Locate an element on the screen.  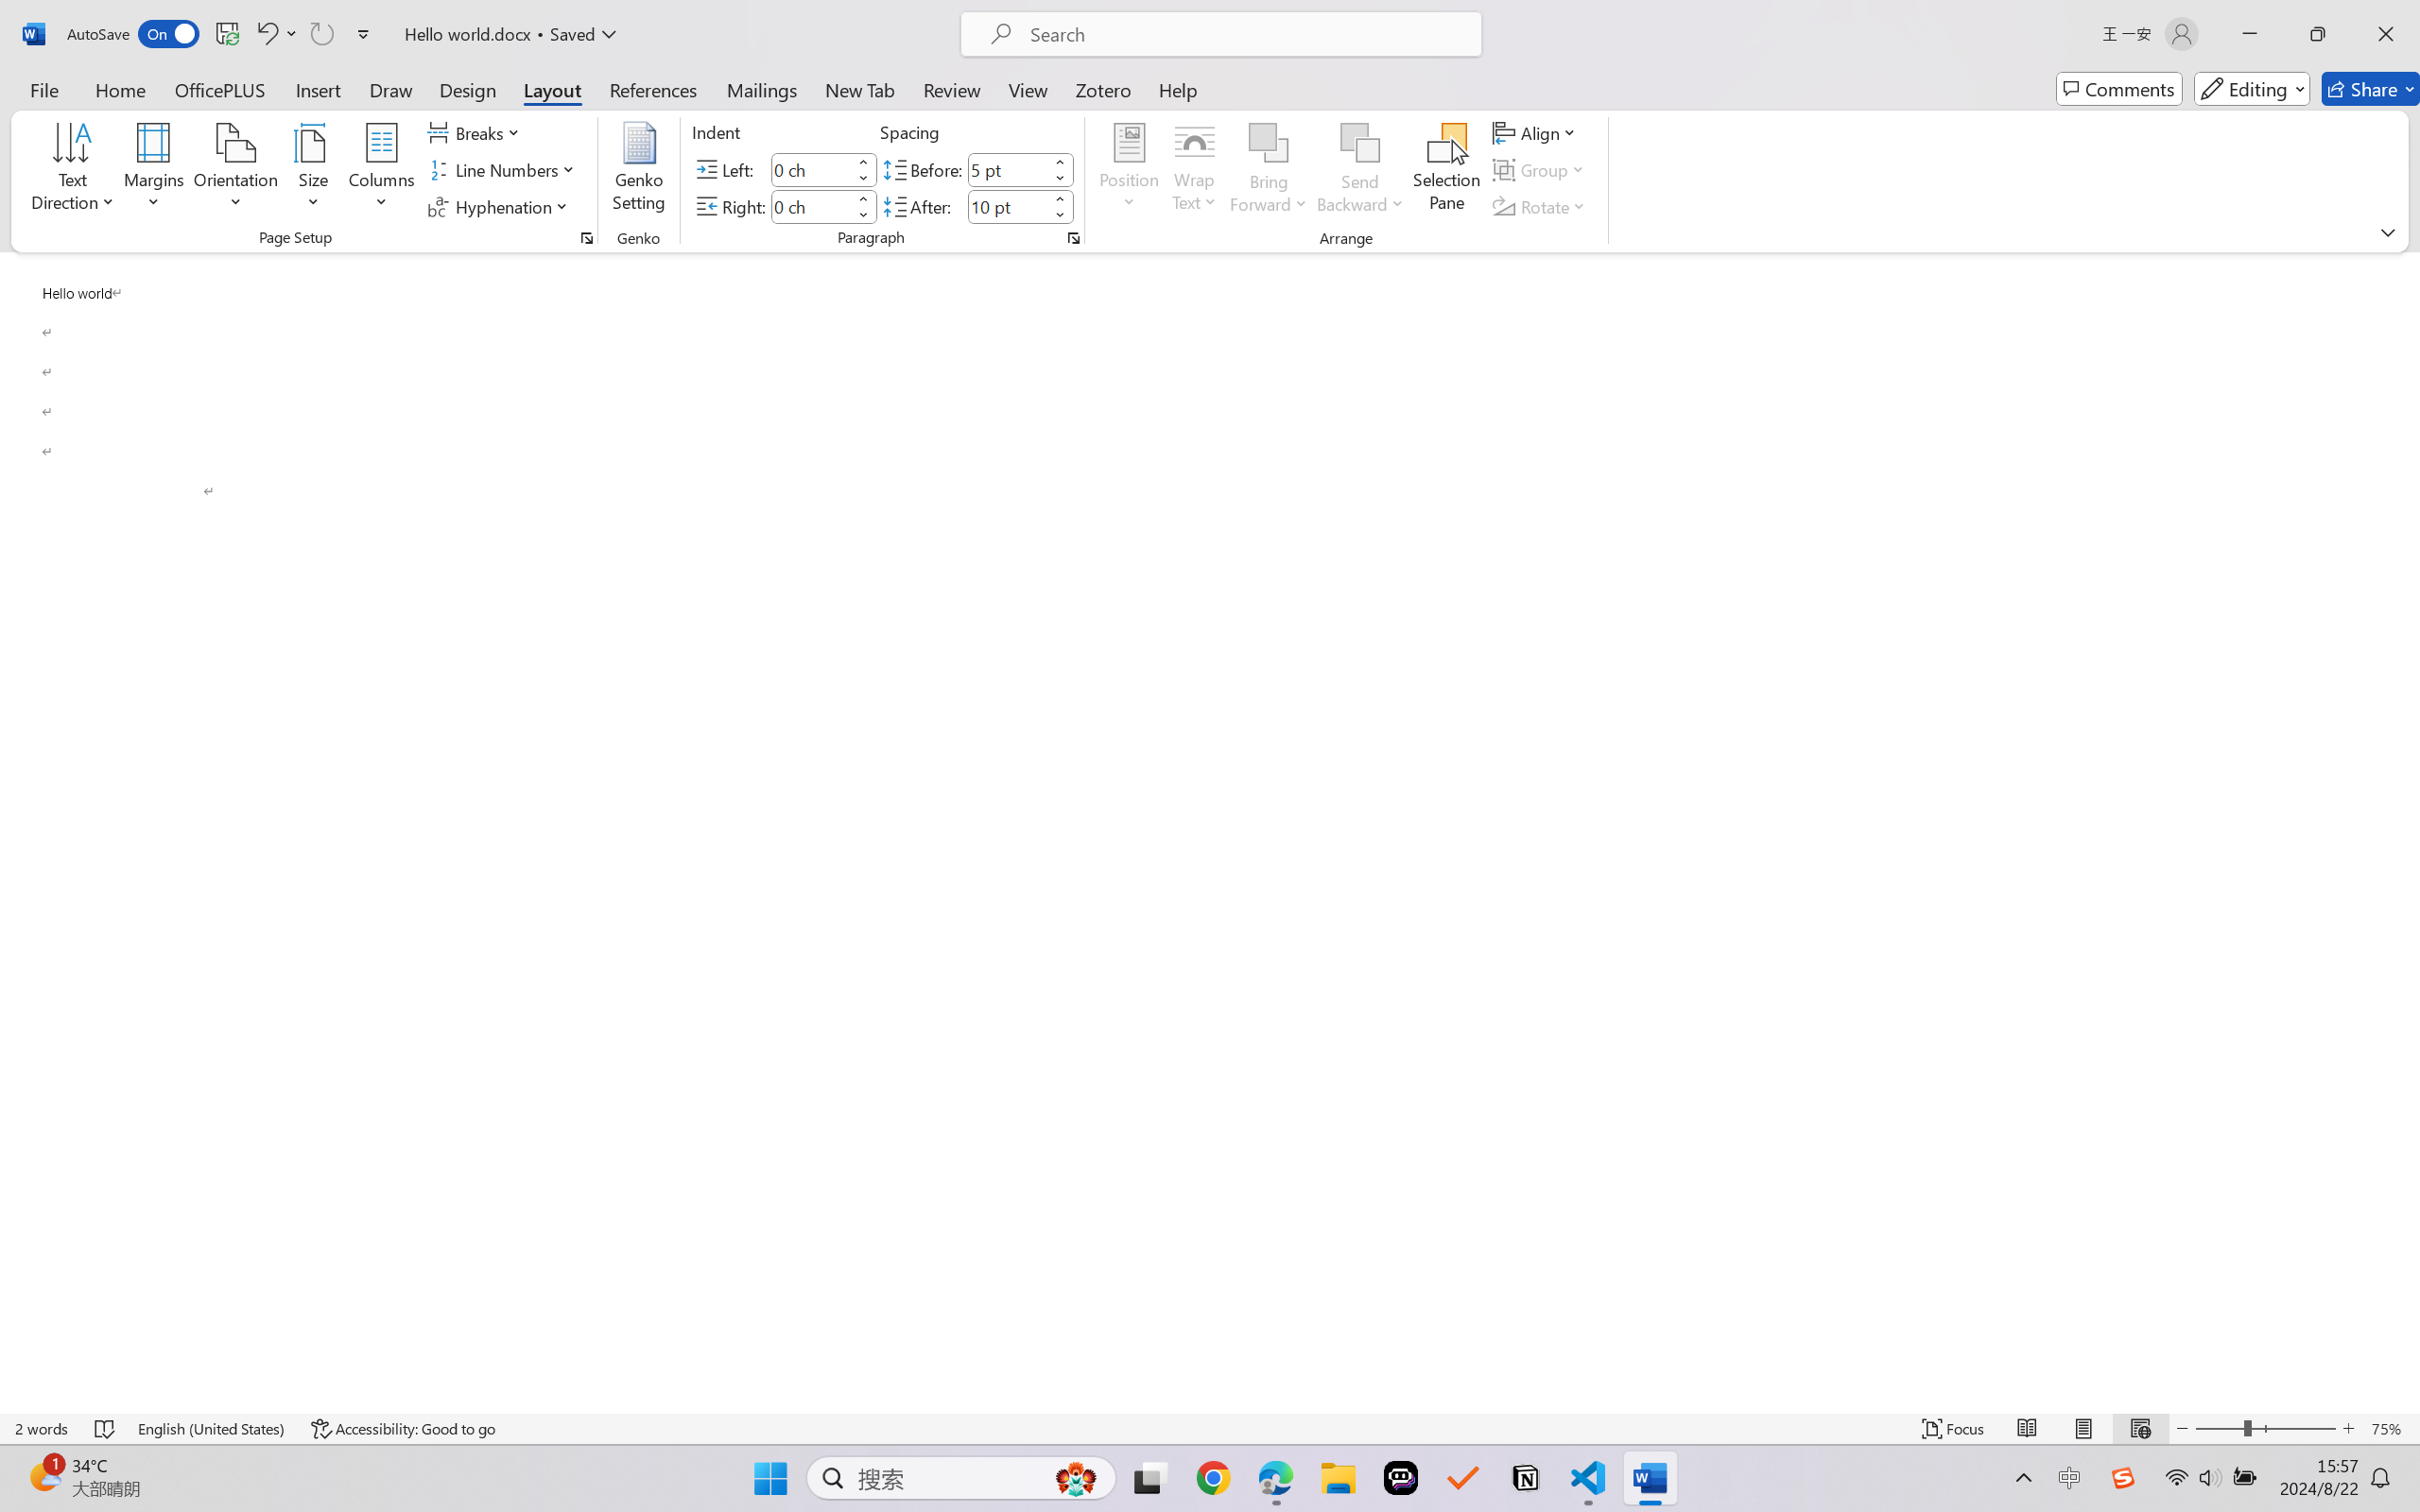
'AutomationID: BadgeAnchorLargeTicker' is located at coordinates (43, 1476).